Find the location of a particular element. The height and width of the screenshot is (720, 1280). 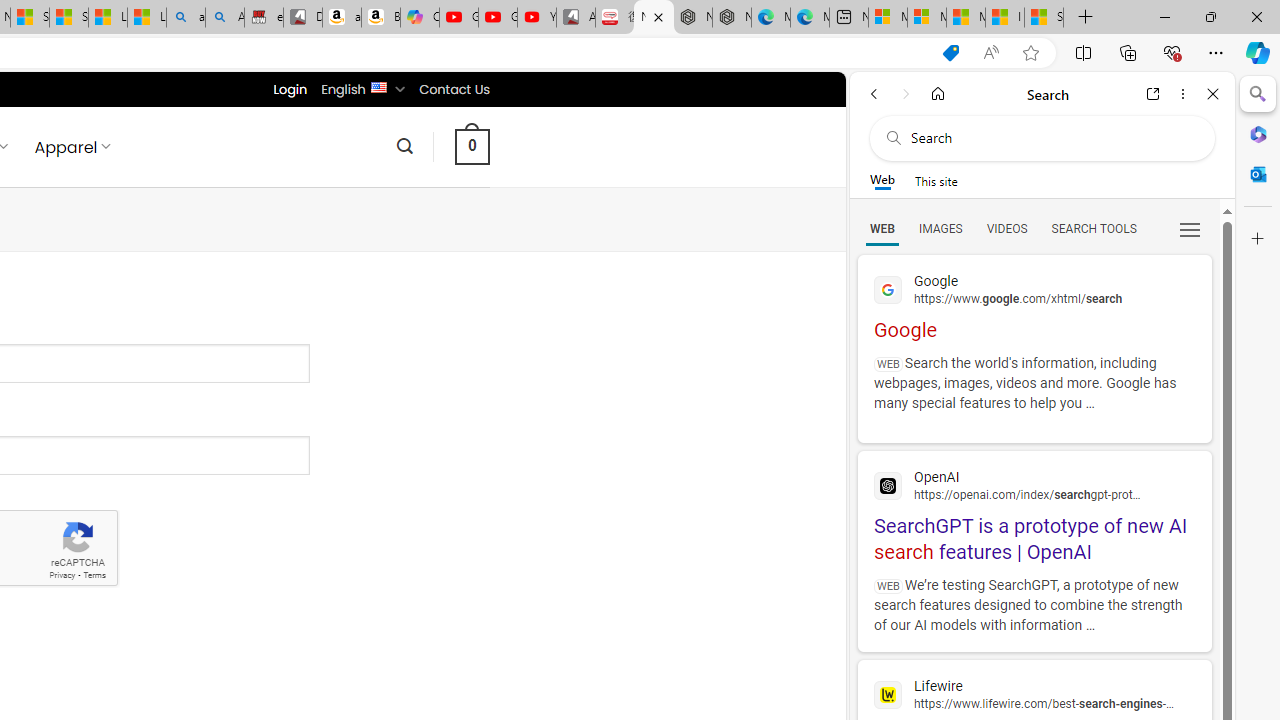

'Login' is located at coordinates (289, 88).